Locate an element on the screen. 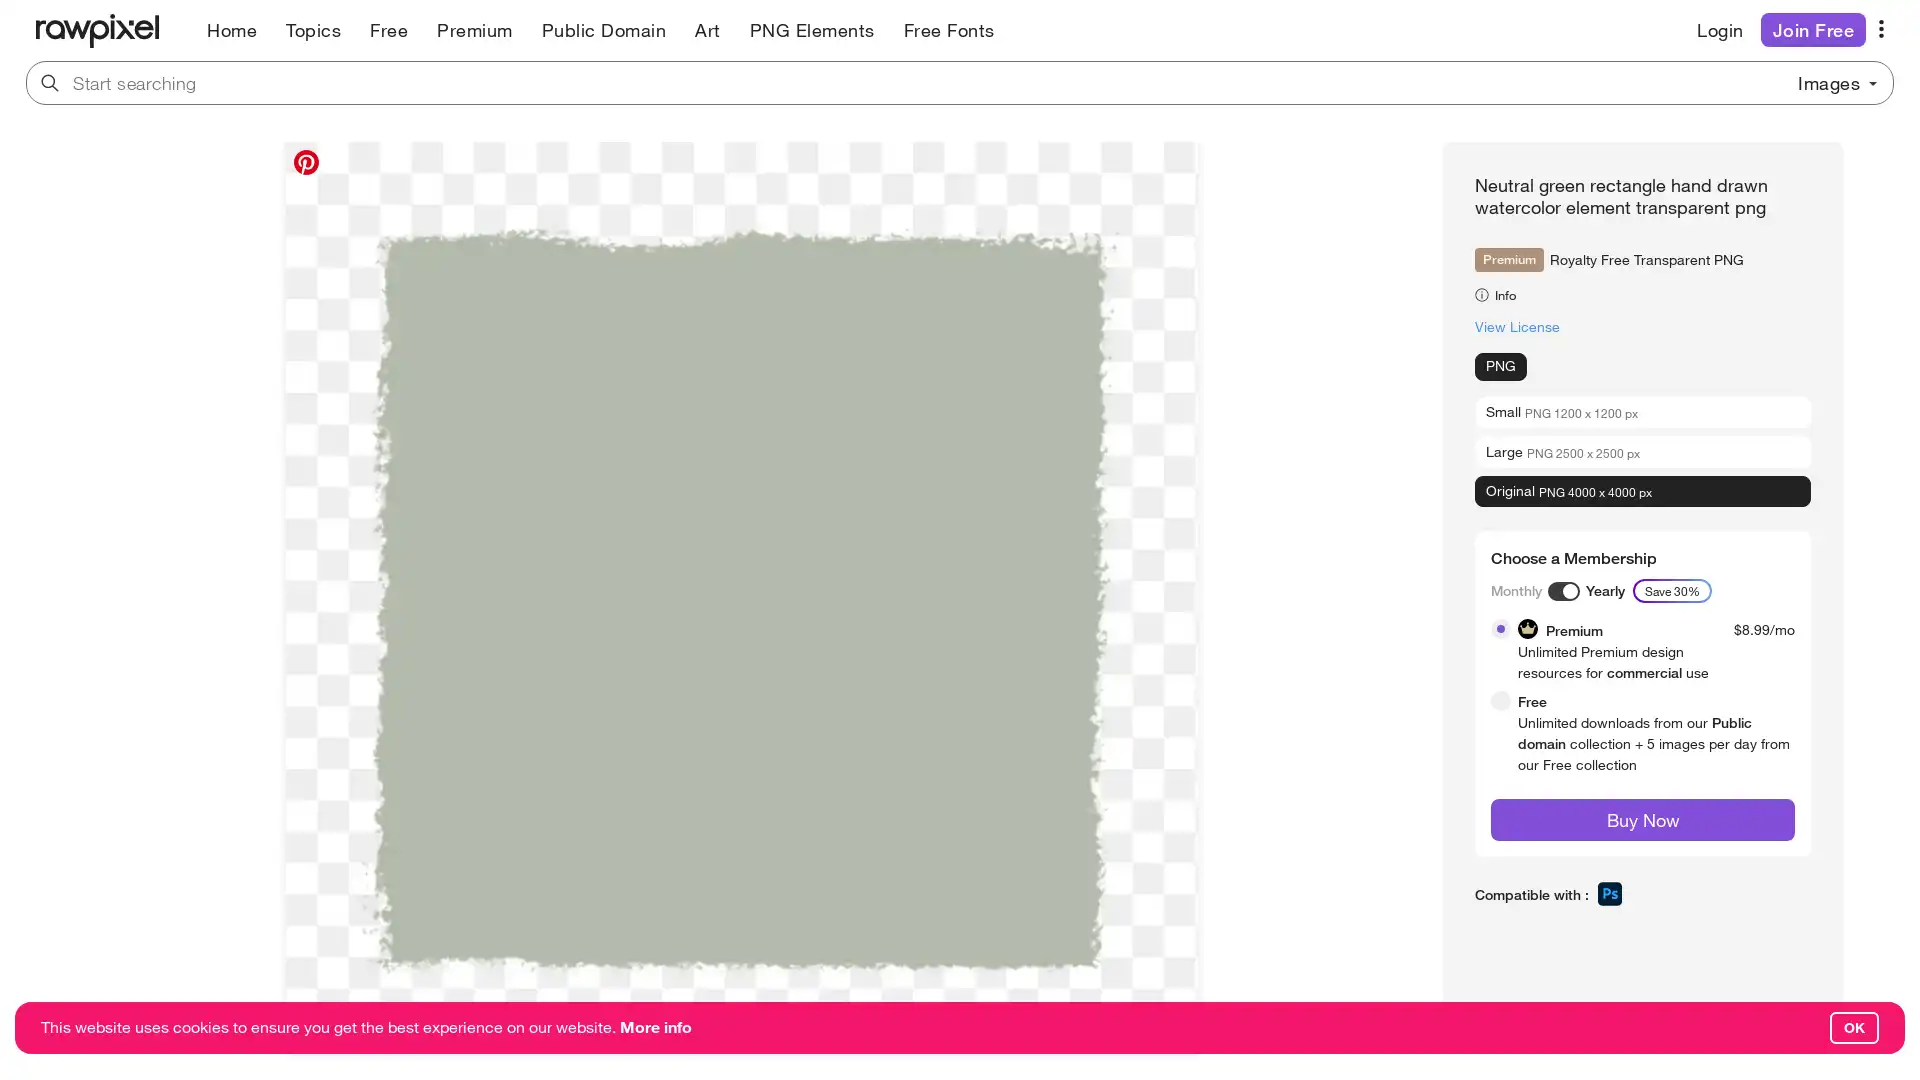 The height and width of the screenshot is (1080, 1920). Info is located at coordinates (1499, 293).